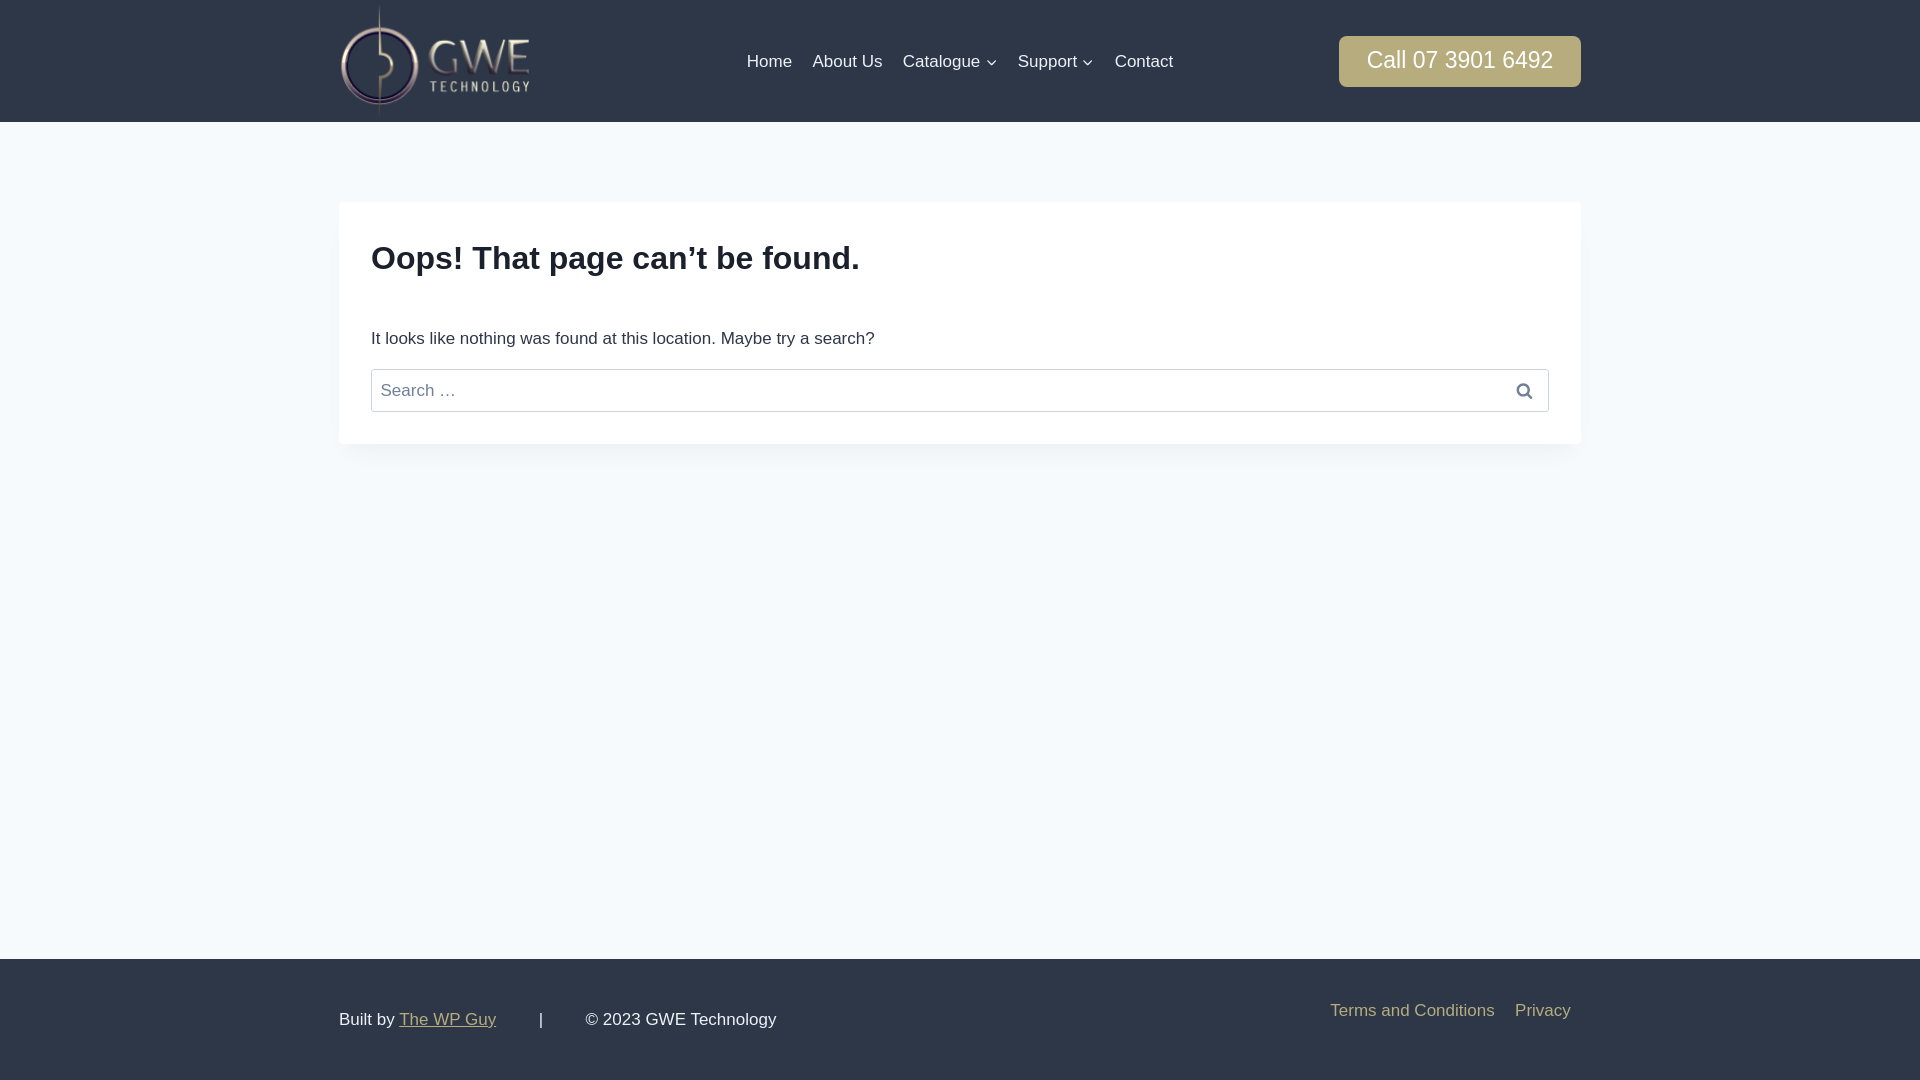  I want to click on 'Privacy', so click(1541, 1010).